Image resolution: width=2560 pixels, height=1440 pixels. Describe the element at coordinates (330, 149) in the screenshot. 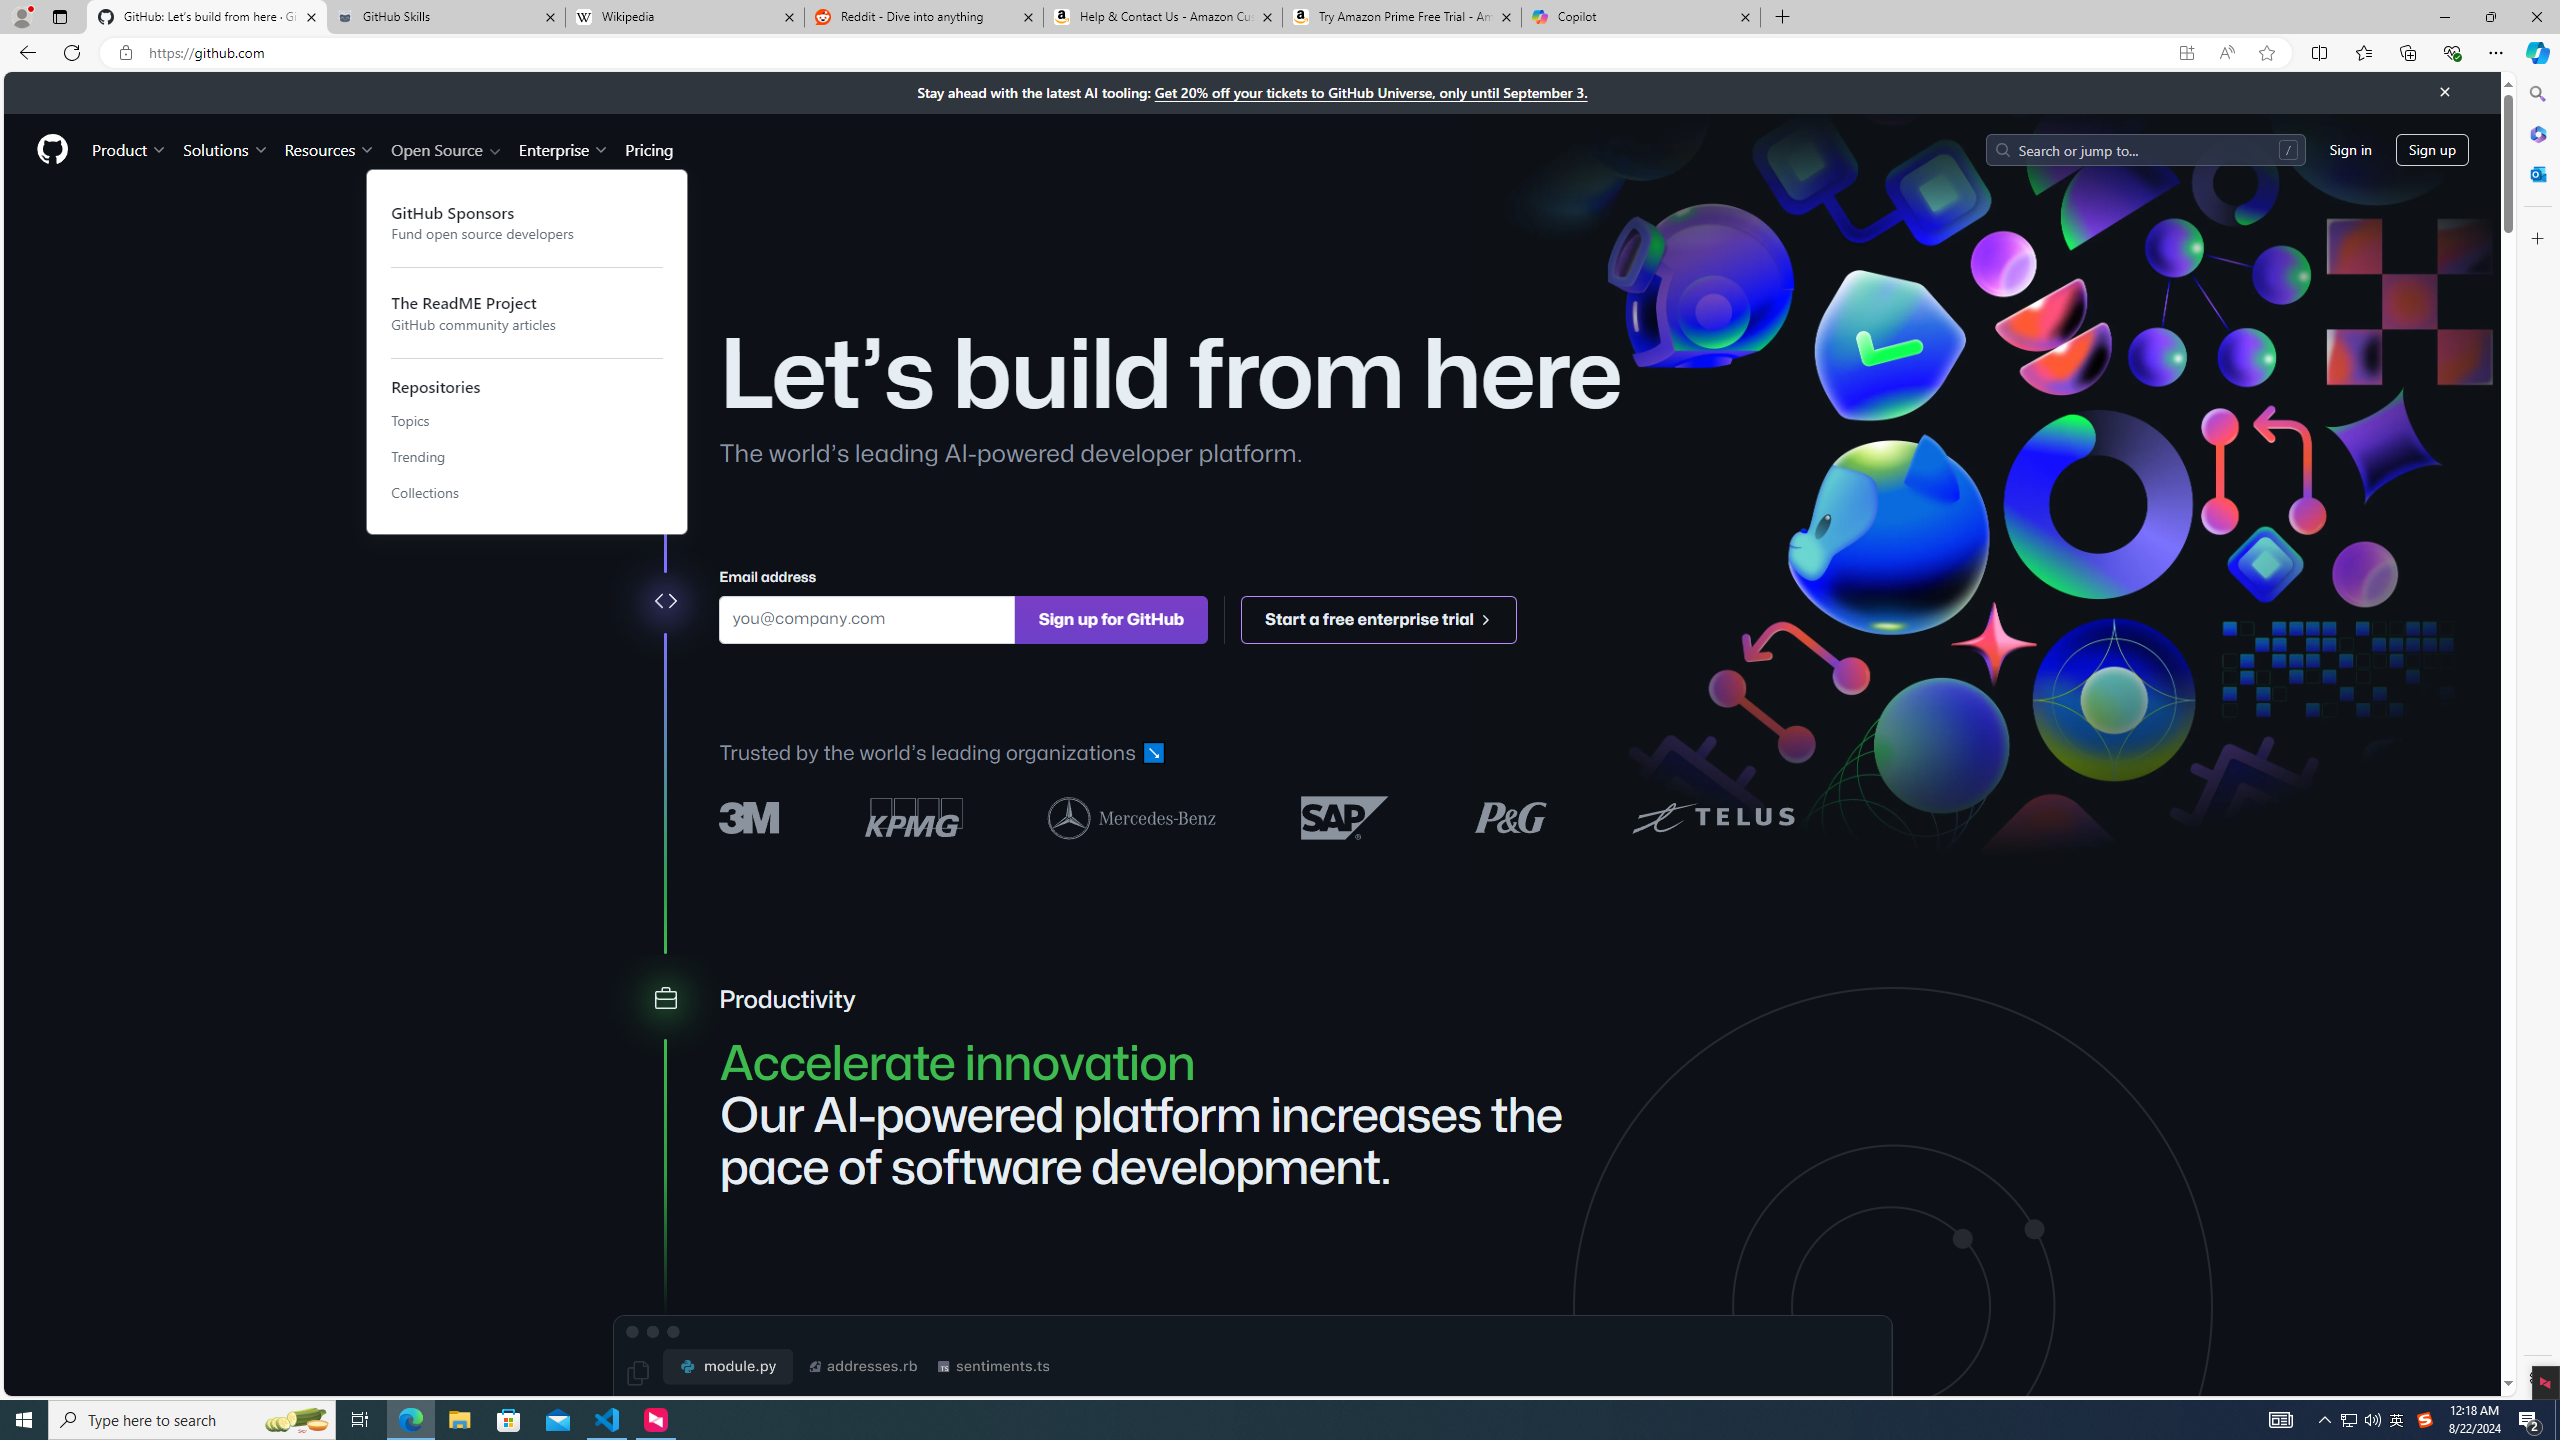

I see `'Resources'` at that location.